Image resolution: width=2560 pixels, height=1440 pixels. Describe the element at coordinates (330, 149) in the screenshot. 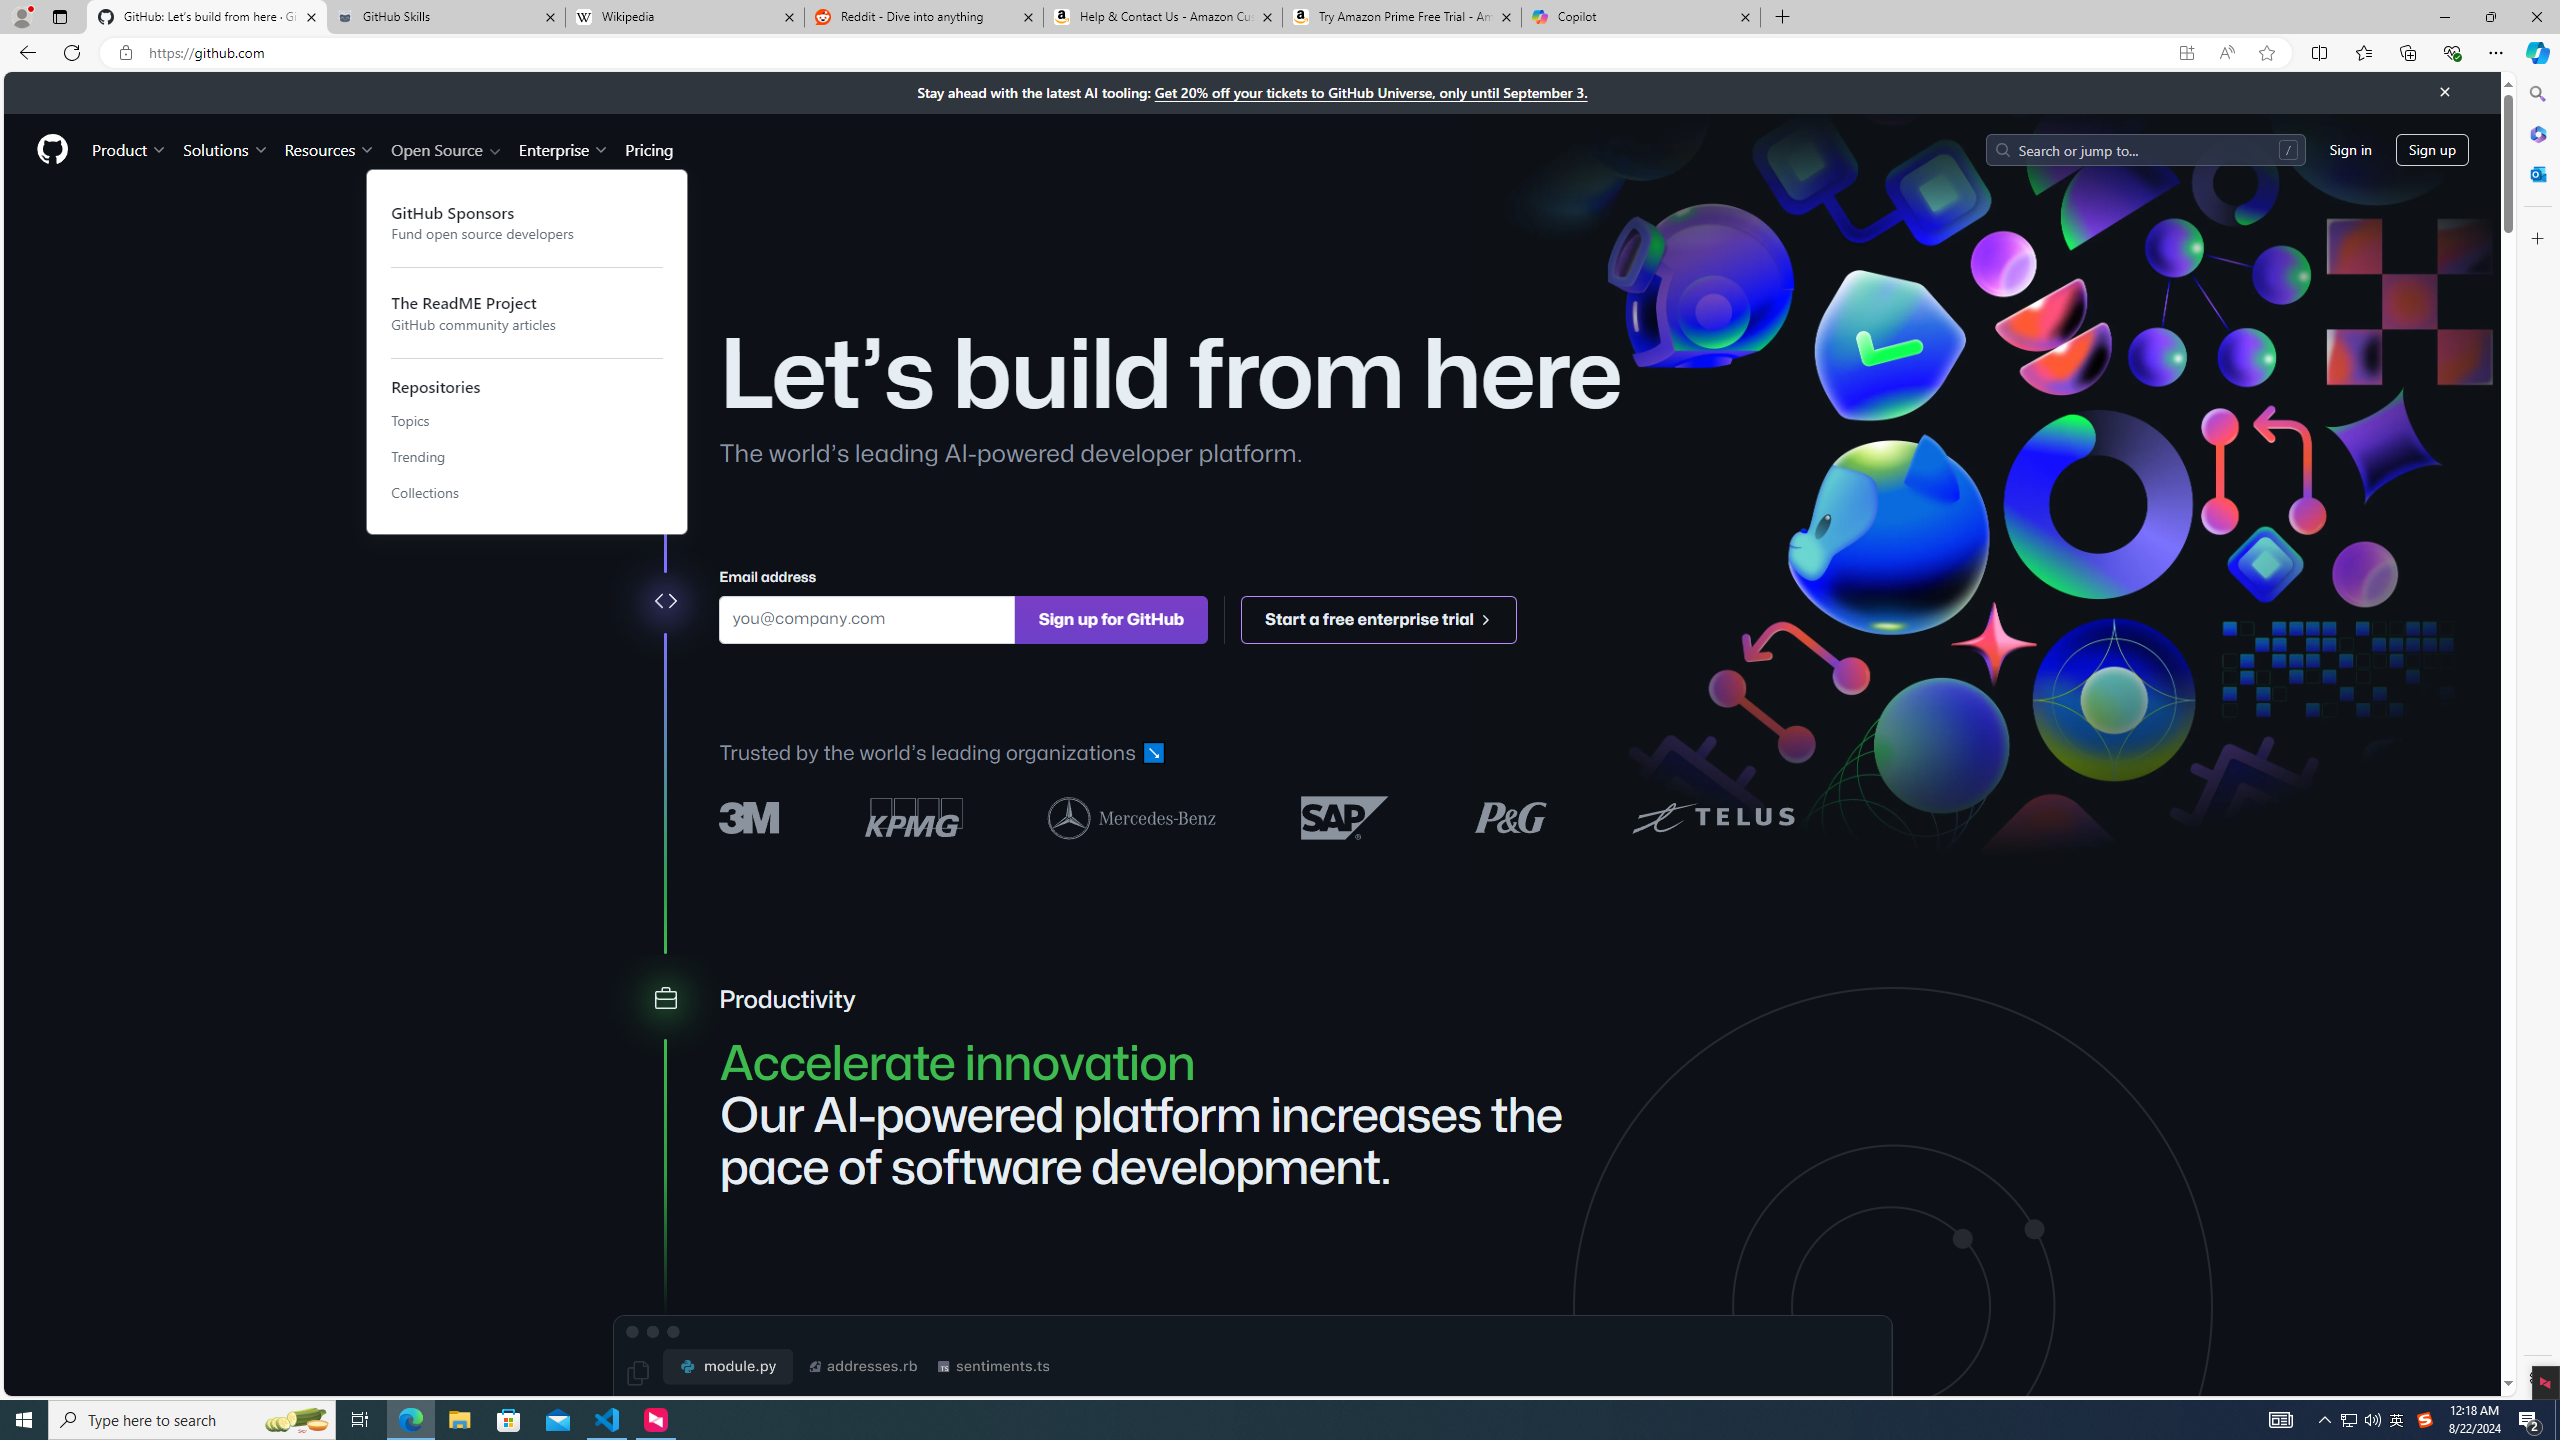

I see `'Resources'` at that location.